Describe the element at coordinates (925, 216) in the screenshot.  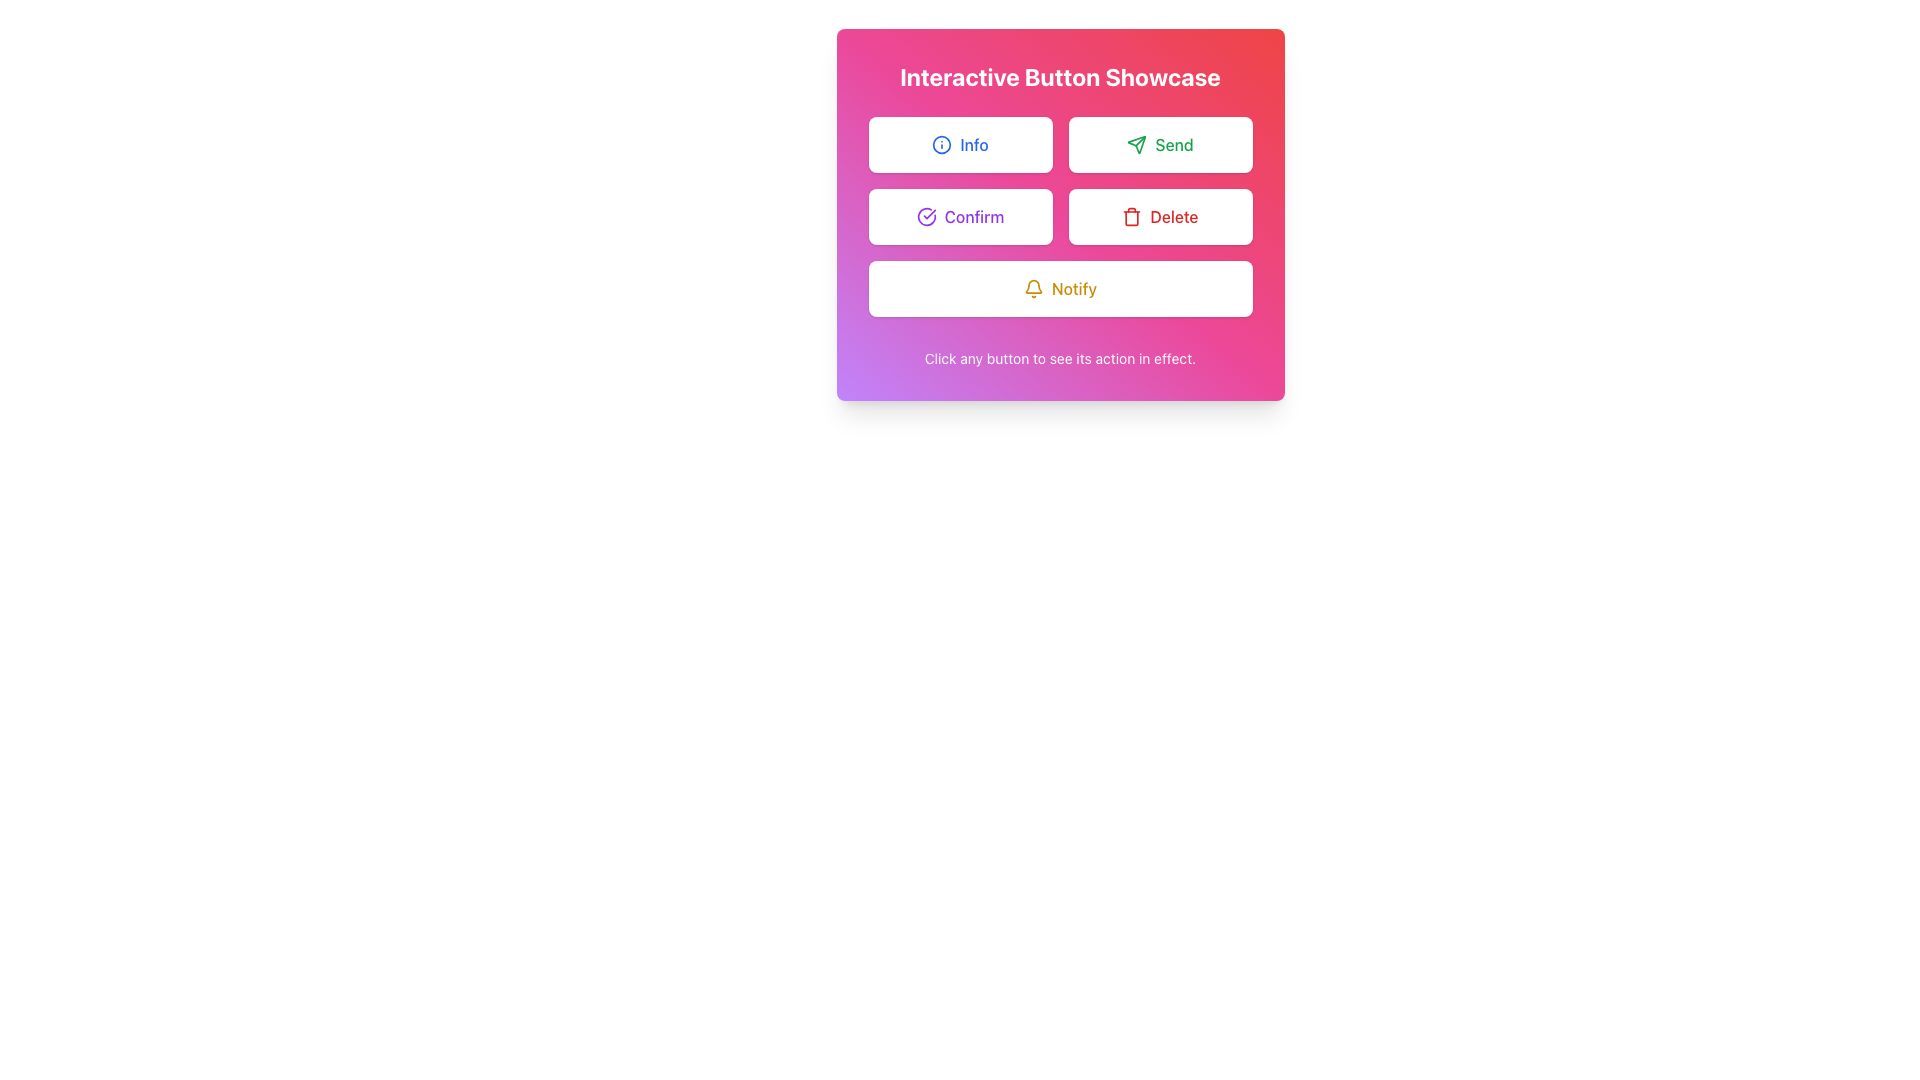
I see `the icon located to the immediate left of the 'Confirm' button in the middle row of the interface, which serves as a visual indicator for the button functionality` at that location.